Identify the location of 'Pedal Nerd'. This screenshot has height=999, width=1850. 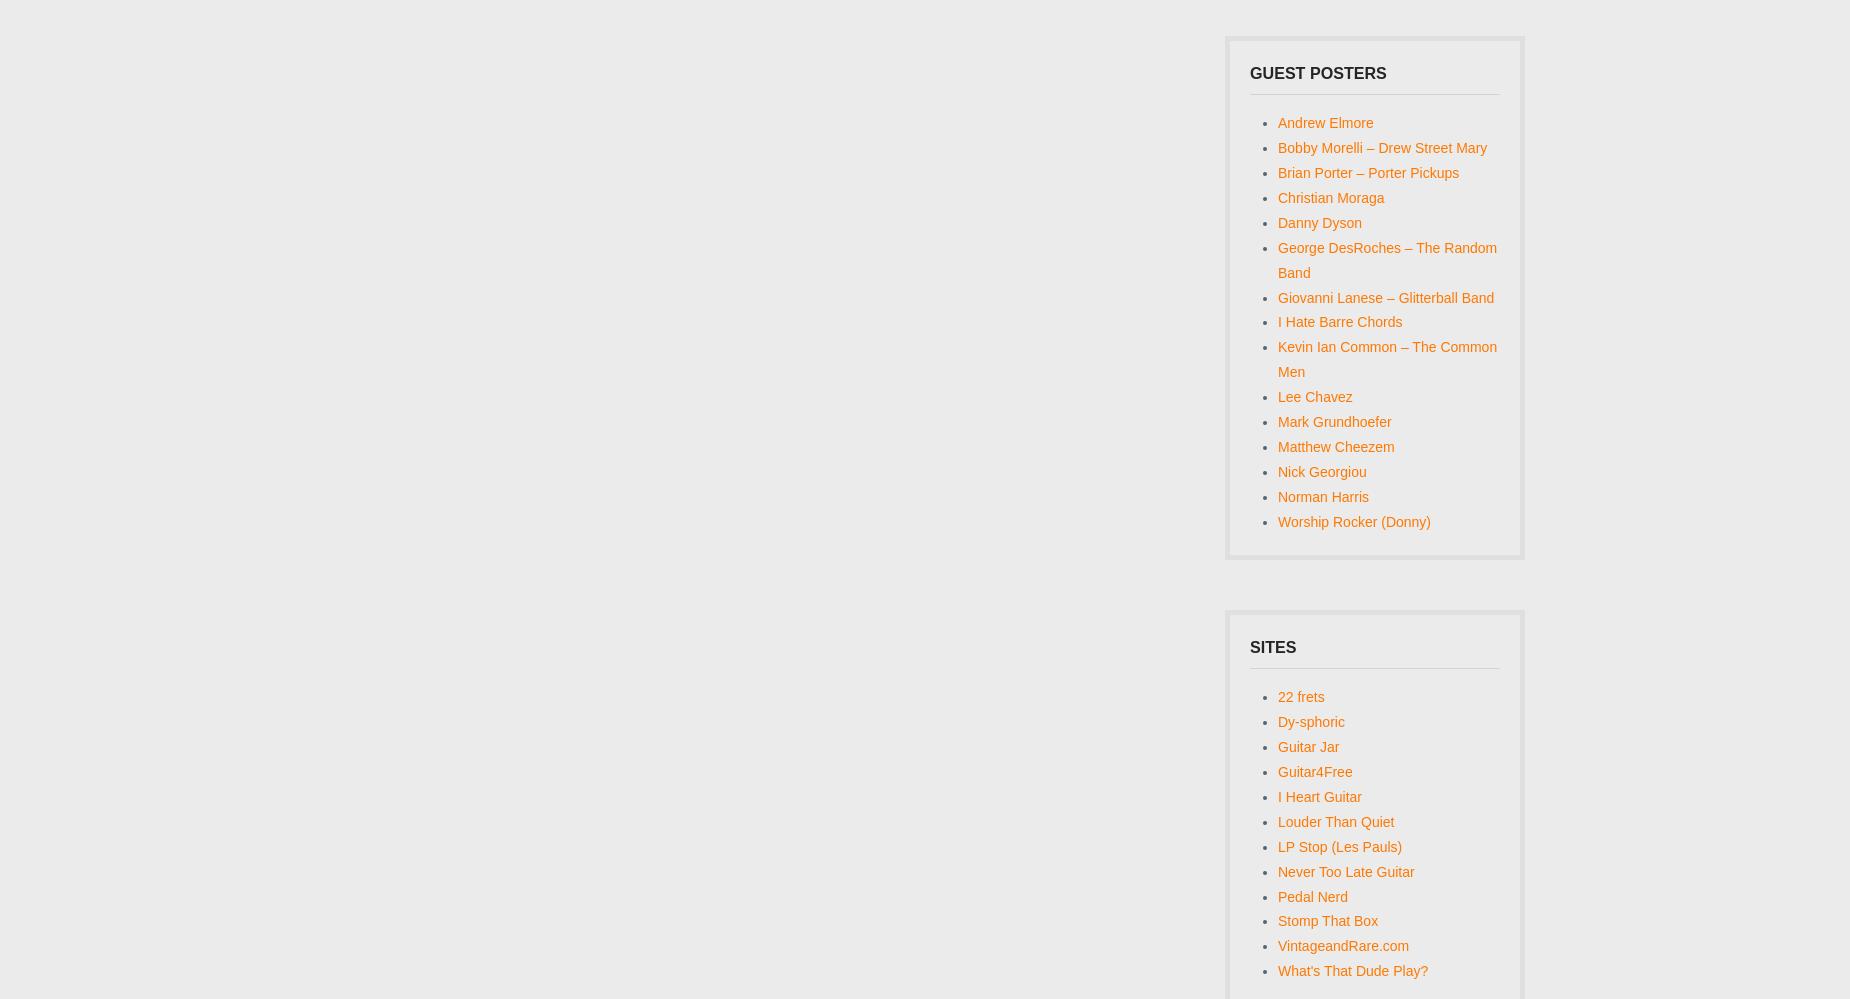
(1311, 896).